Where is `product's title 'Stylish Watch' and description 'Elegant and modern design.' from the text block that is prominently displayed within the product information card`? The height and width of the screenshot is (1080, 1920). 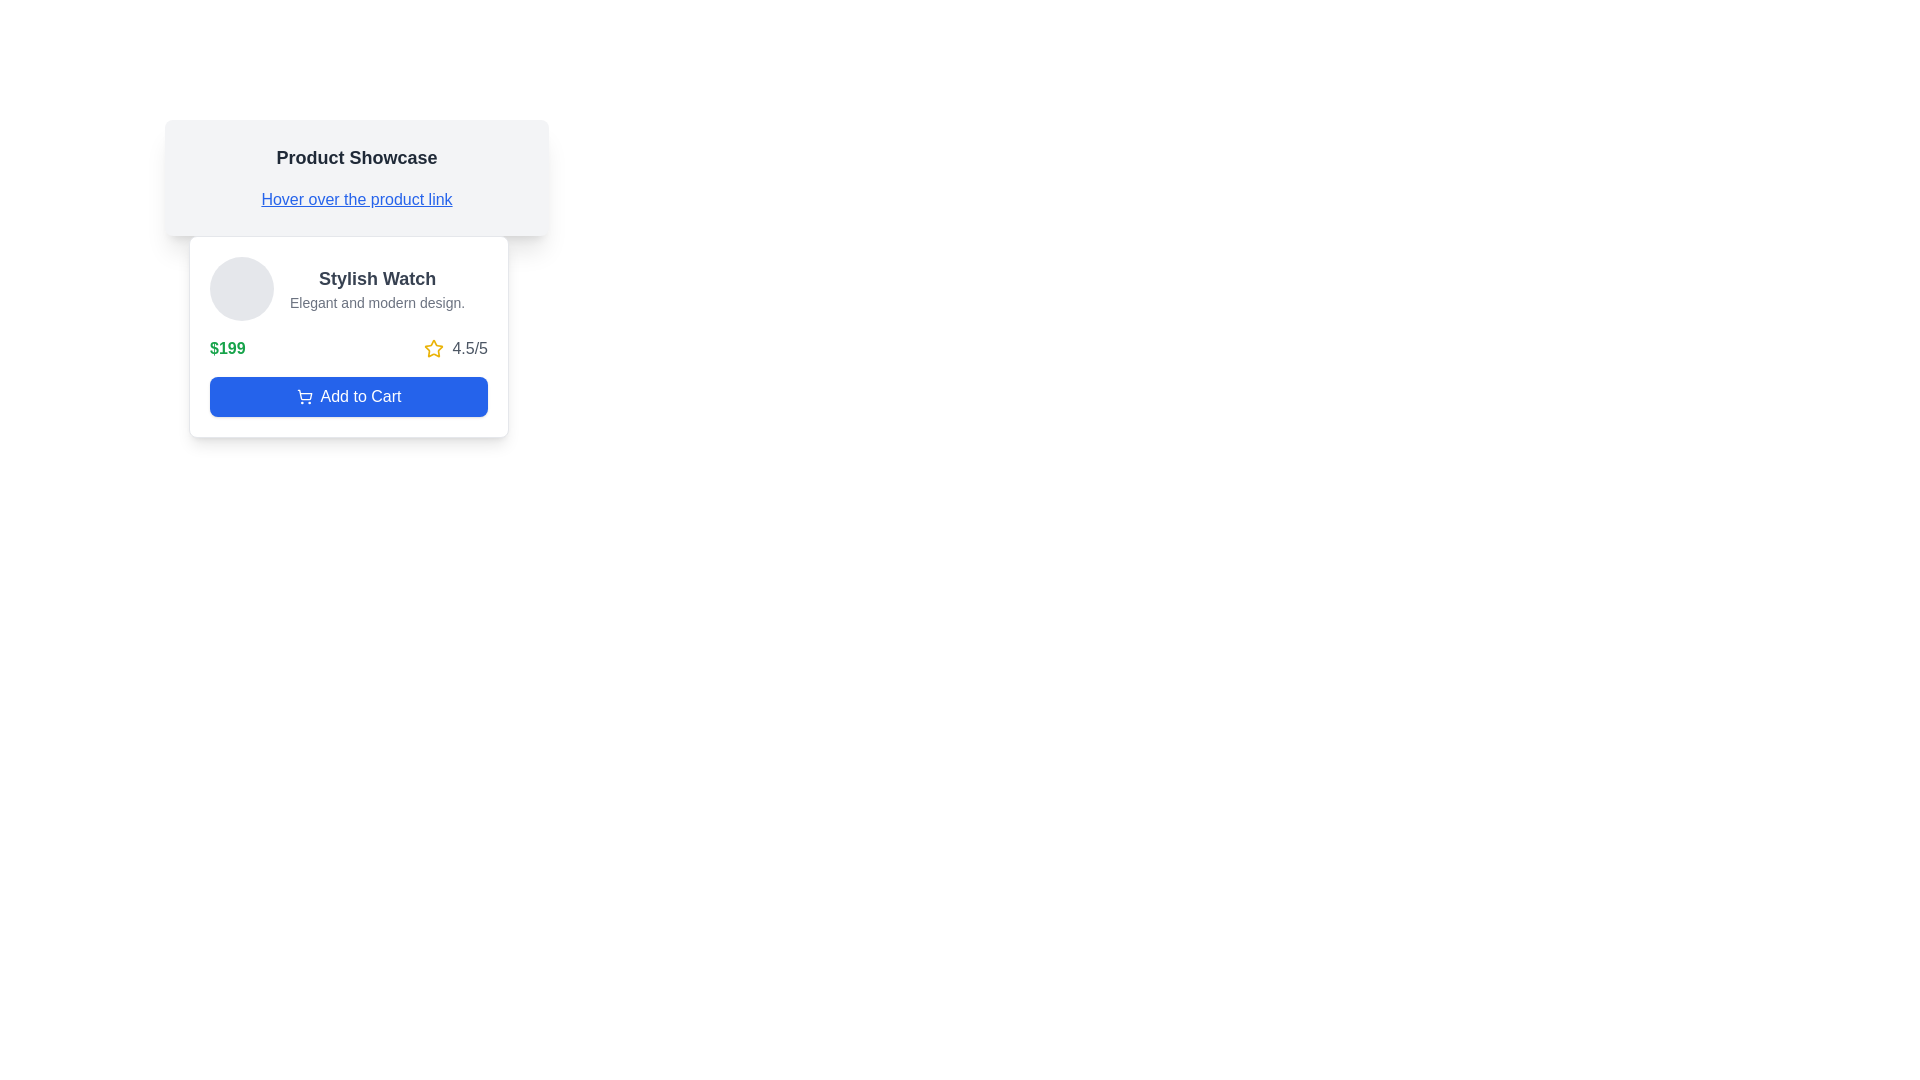 product's title 'Stylish Watch' and description 'Elegant and modern design.' from the text block that is prominently displayed within the product information card is located at coordinates (377, 289).